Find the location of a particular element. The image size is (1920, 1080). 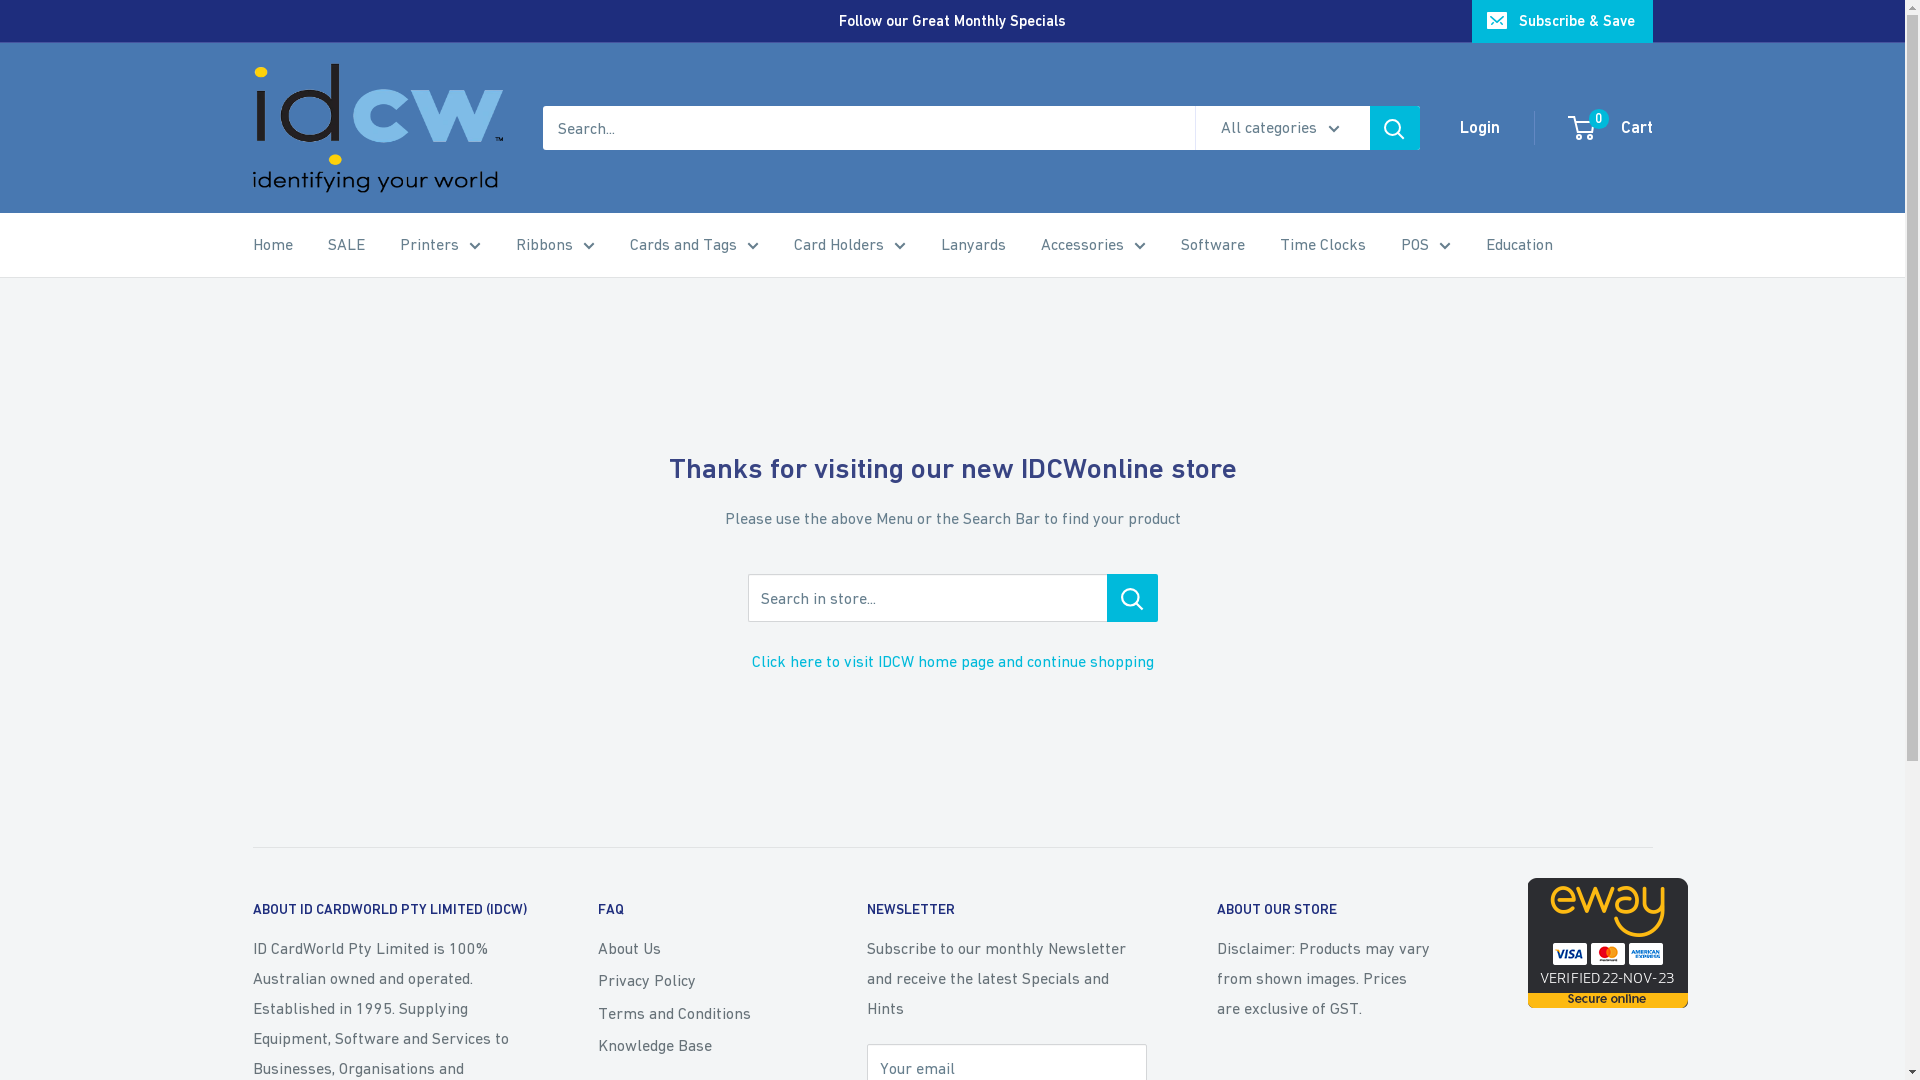

'Home' is located at coordinates (271, 244).